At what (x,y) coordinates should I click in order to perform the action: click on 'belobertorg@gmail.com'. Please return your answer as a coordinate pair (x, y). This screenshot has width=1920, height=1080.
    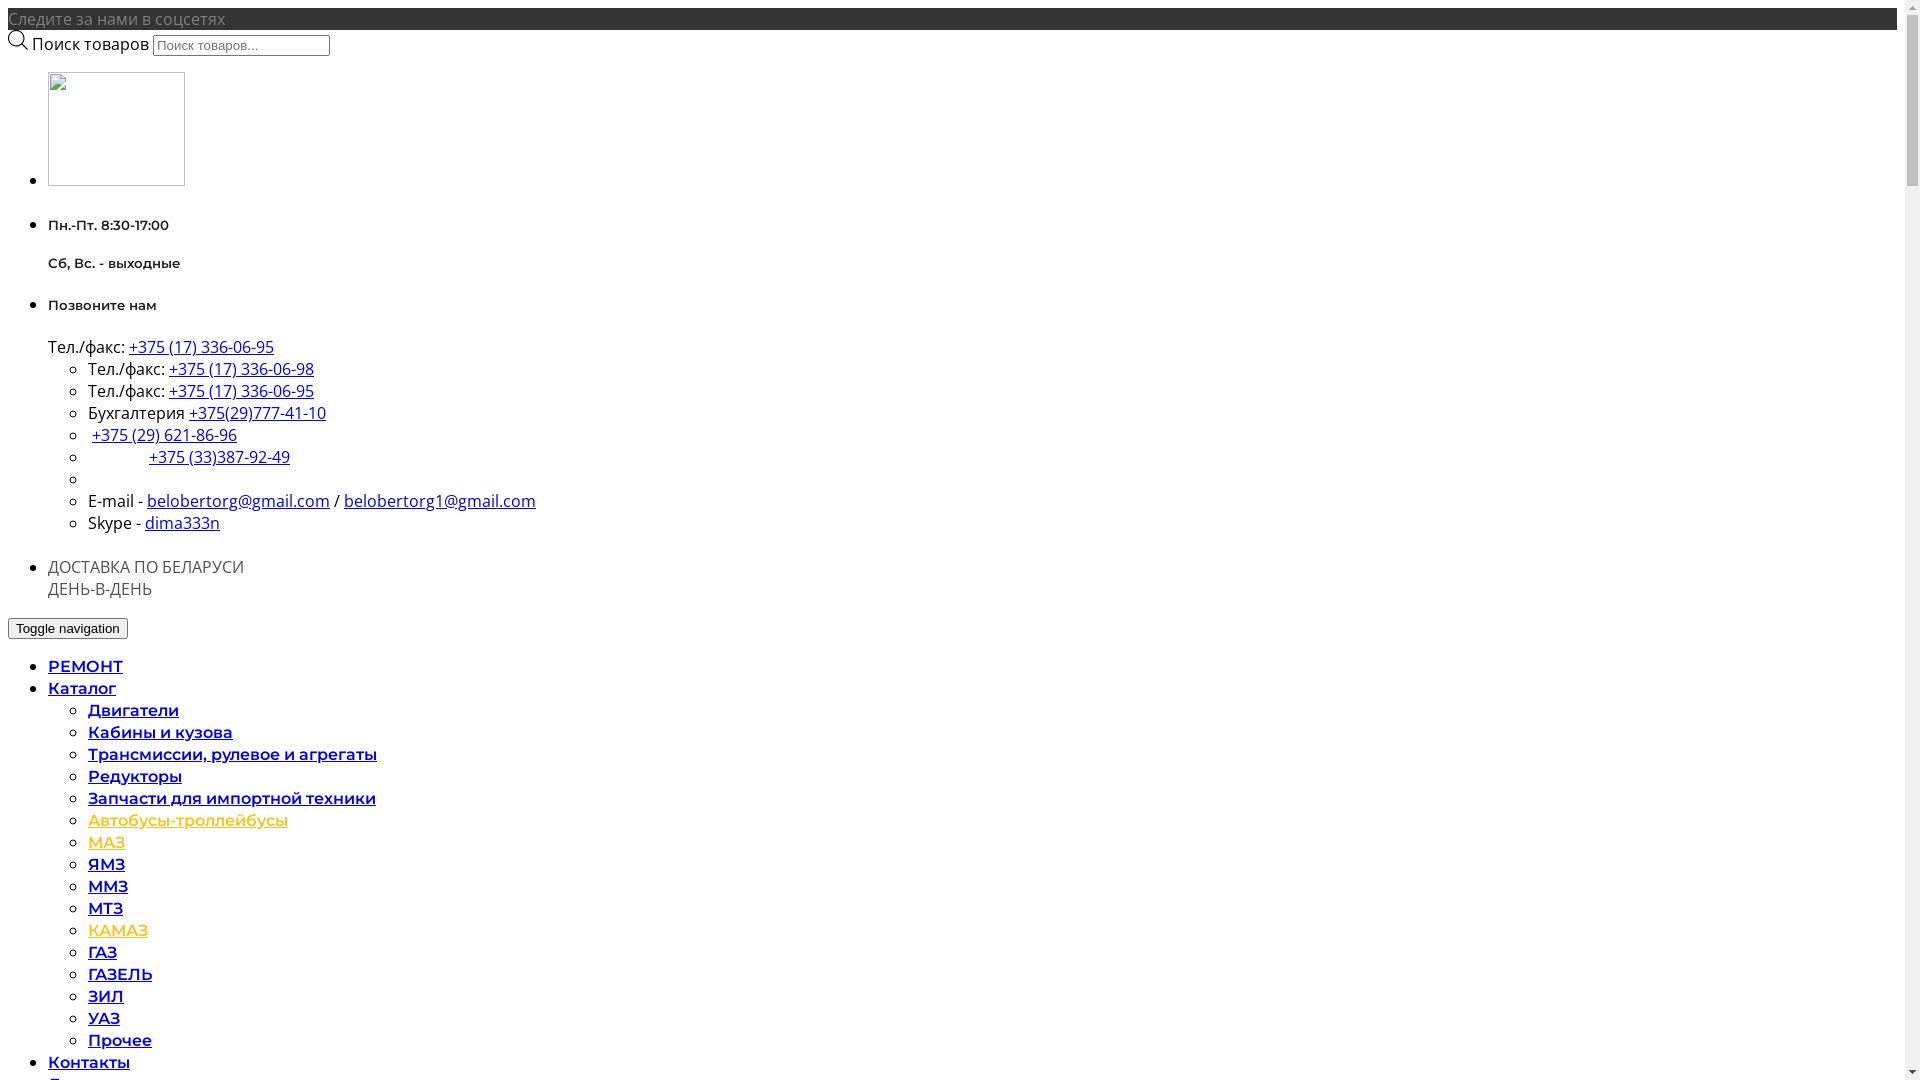
    Looking at the image, I should click on (238, 500).